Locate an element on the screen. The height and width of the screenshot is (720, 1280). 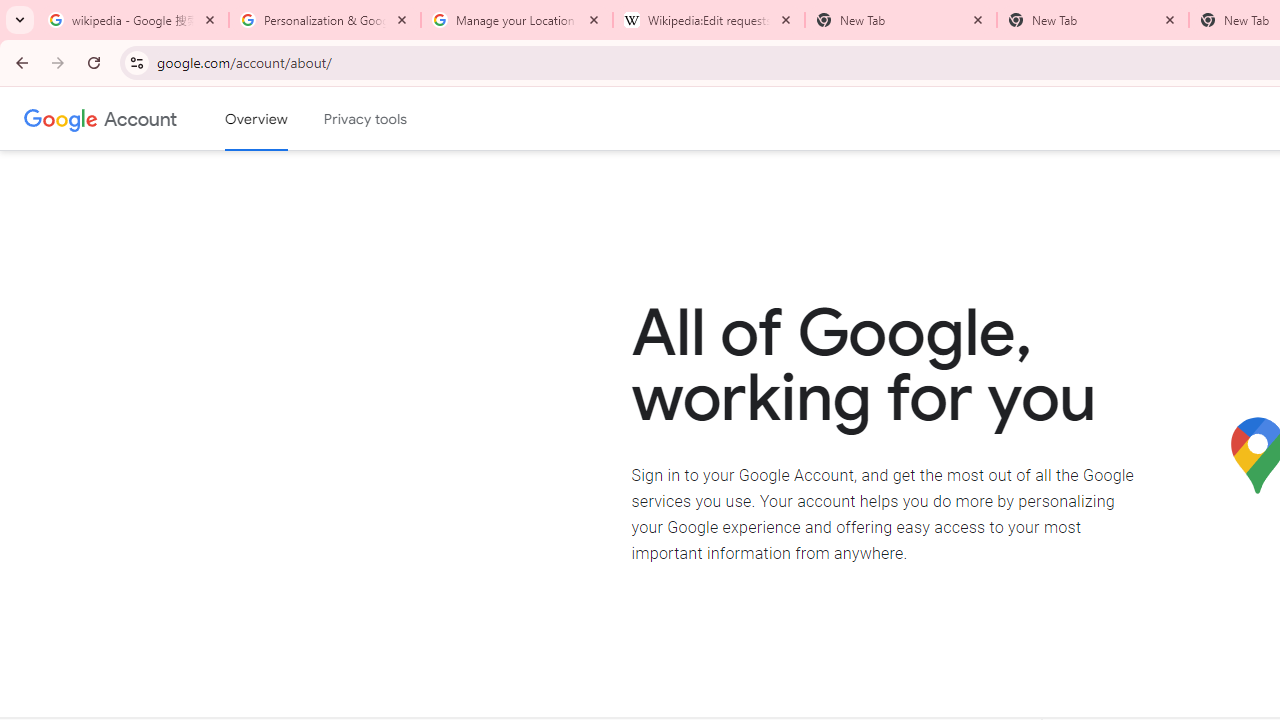
'New Tab' is located at coordinates (1092, 20).